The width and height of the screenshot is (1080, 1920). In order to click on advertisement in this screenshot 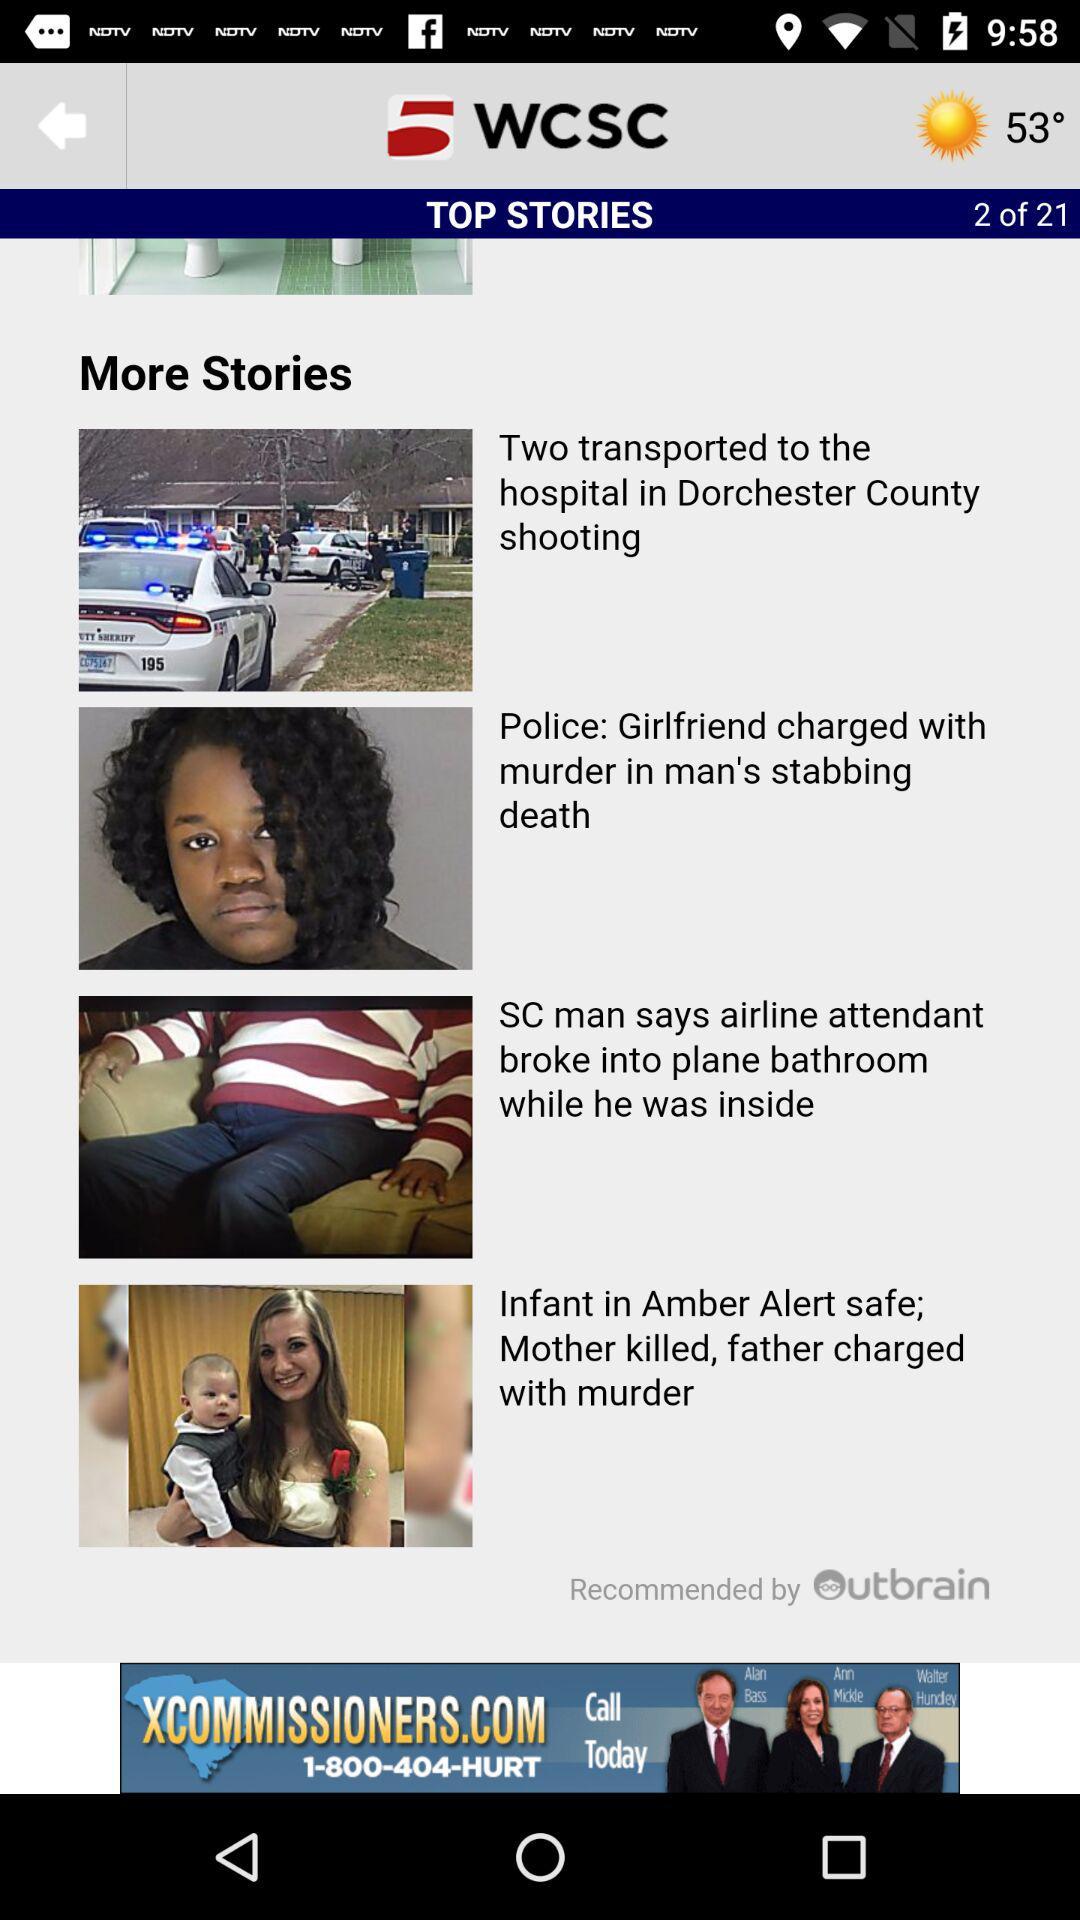, I will do `click(540, 1727)`.